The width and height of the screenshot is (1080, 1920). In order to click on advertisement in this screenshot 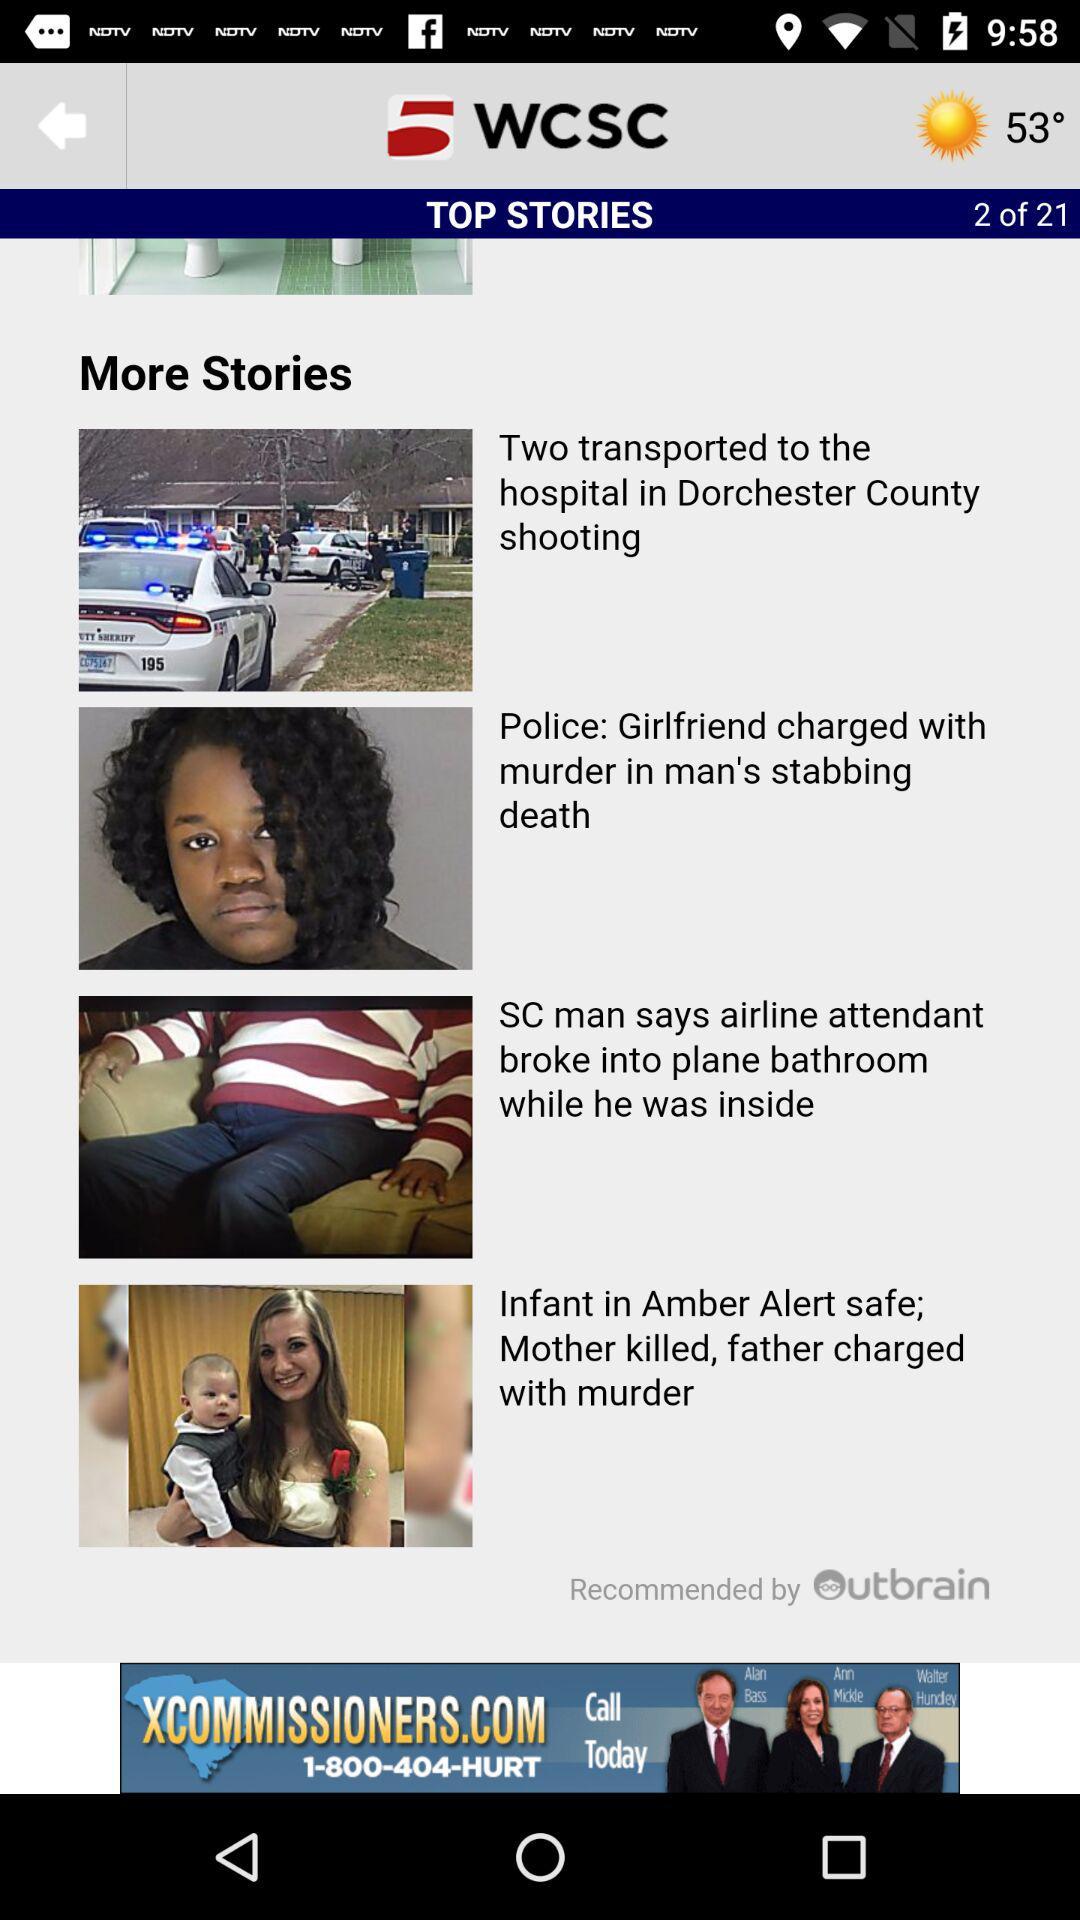, I will do `click(540, 1727)`.